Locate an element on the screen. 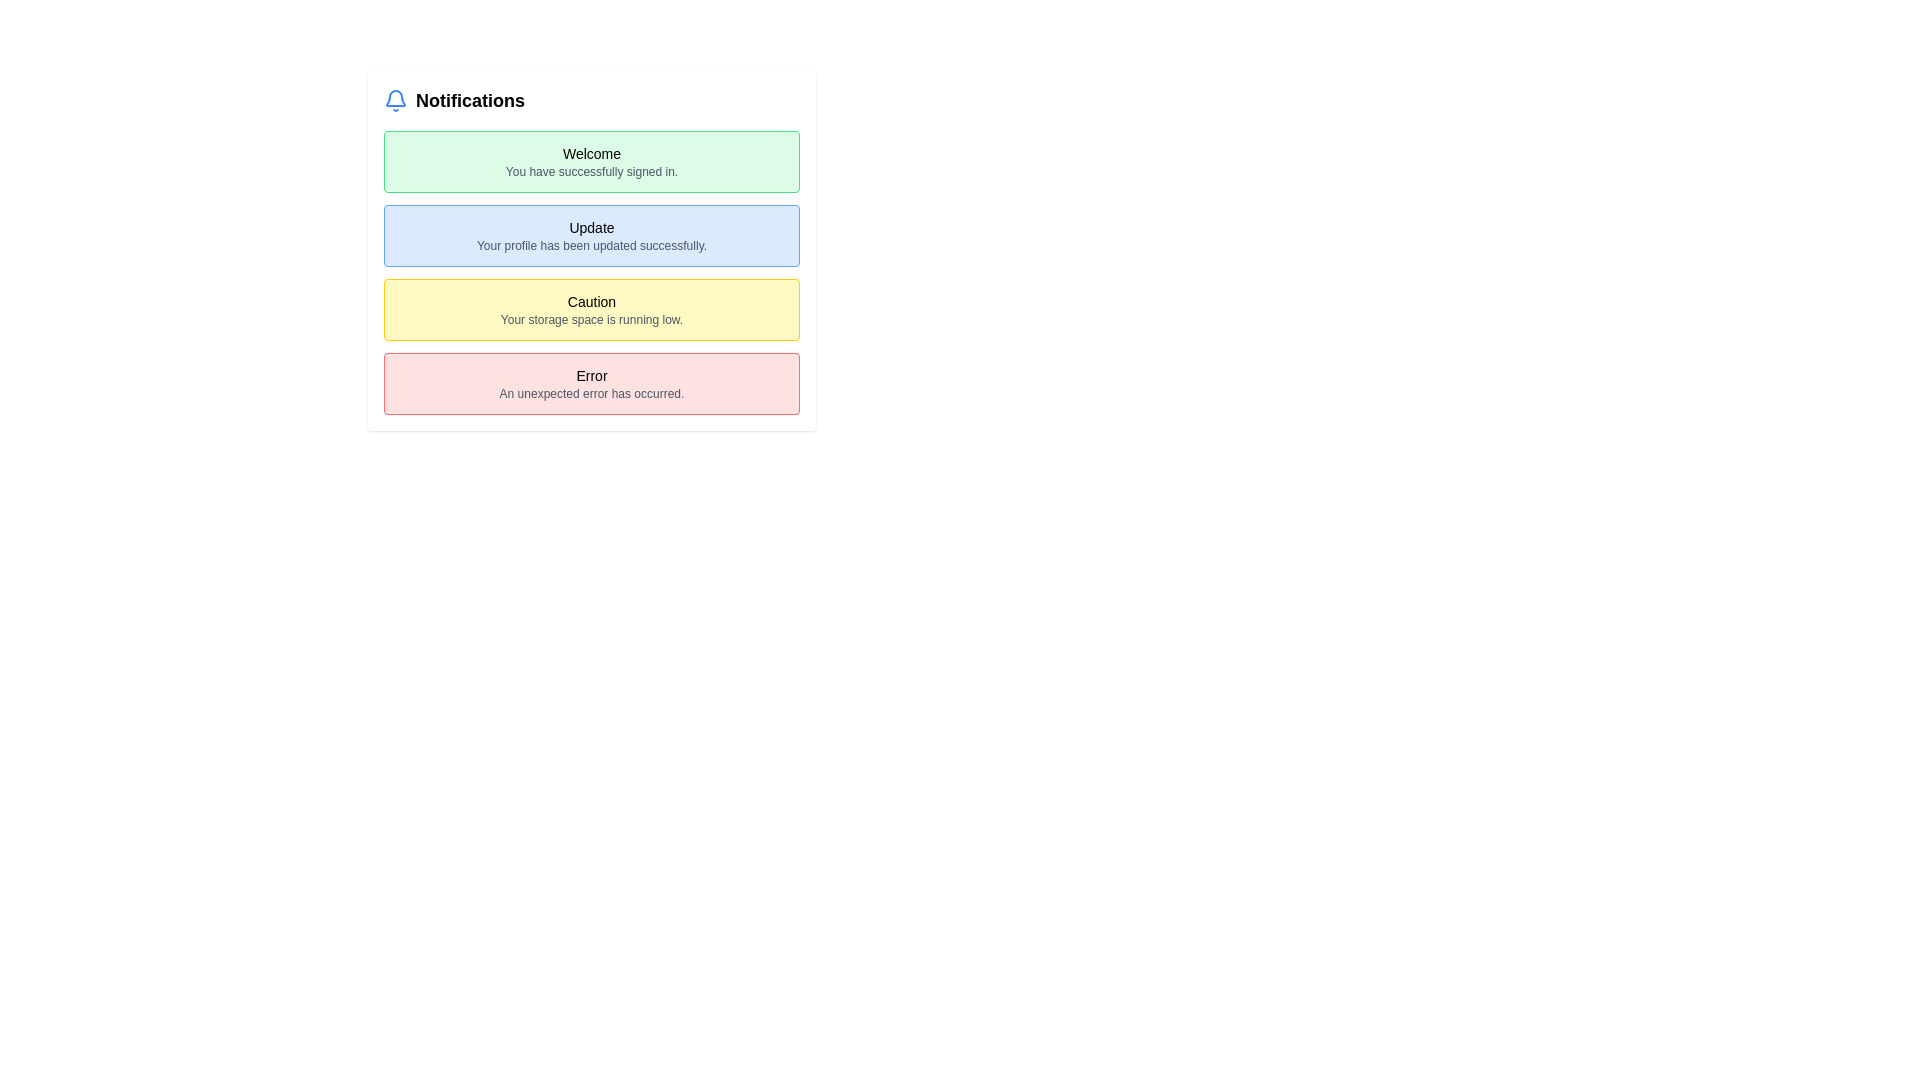 Image resolution: width=1920 pixels, height=1080 pixels. the third informational notification card that indicates low storage space, positioned in the center of the page is located at coordinates (590, 309).